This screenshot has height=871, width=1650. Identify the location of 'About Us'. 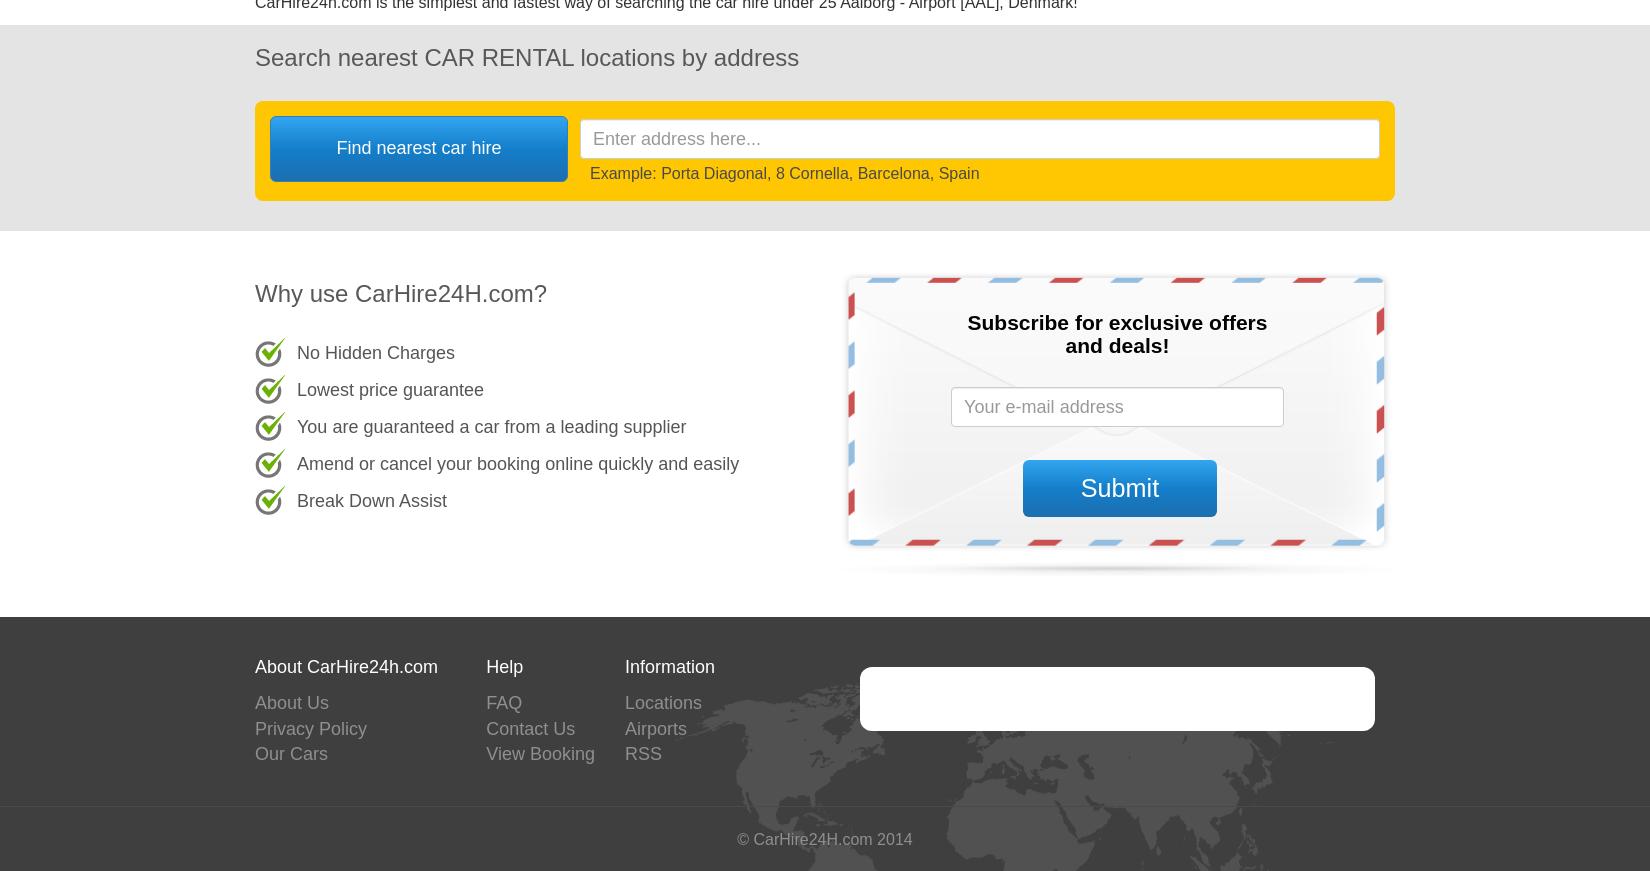
(292, 701).